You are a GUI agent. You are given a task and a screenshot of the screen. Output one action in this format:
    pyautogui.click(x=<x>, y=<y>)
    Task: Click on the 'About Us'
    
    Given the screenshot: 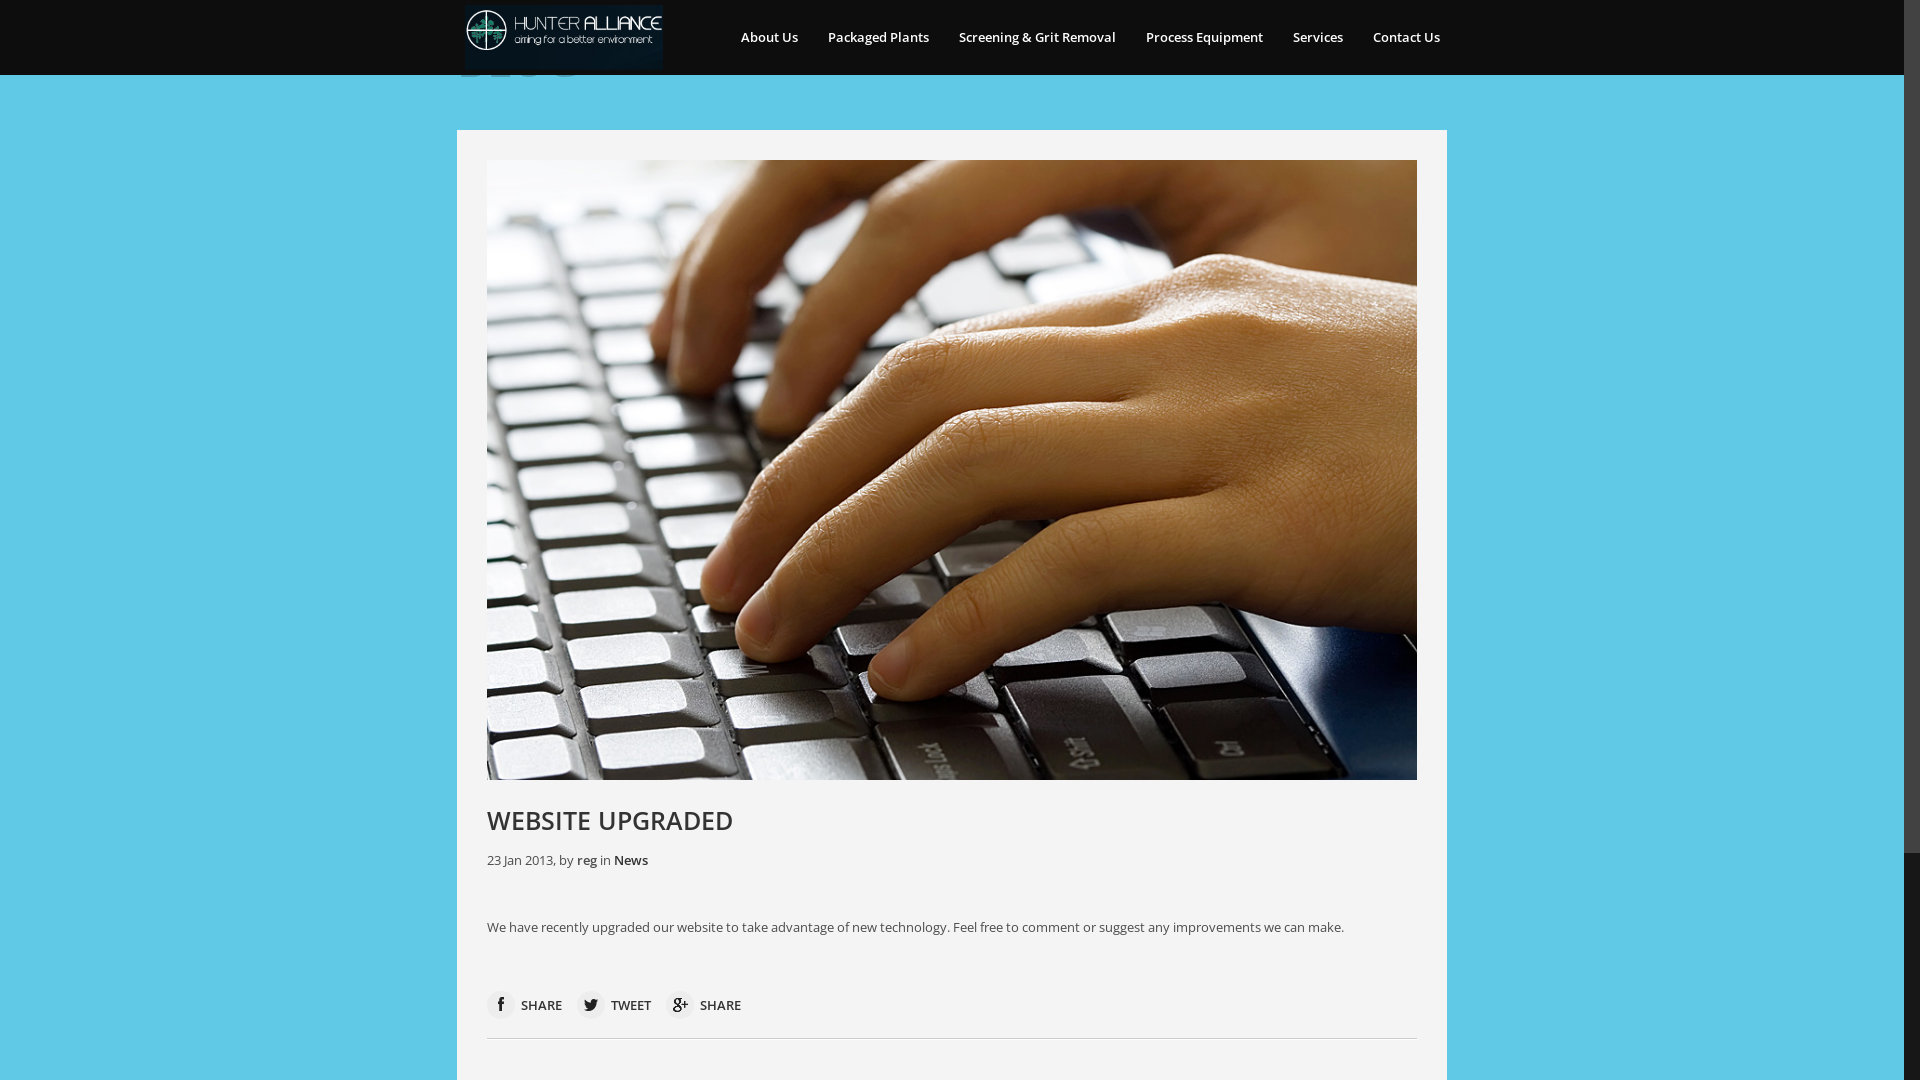 What is the action you would take?
    pyautogui.click(x=724, y=37)
    